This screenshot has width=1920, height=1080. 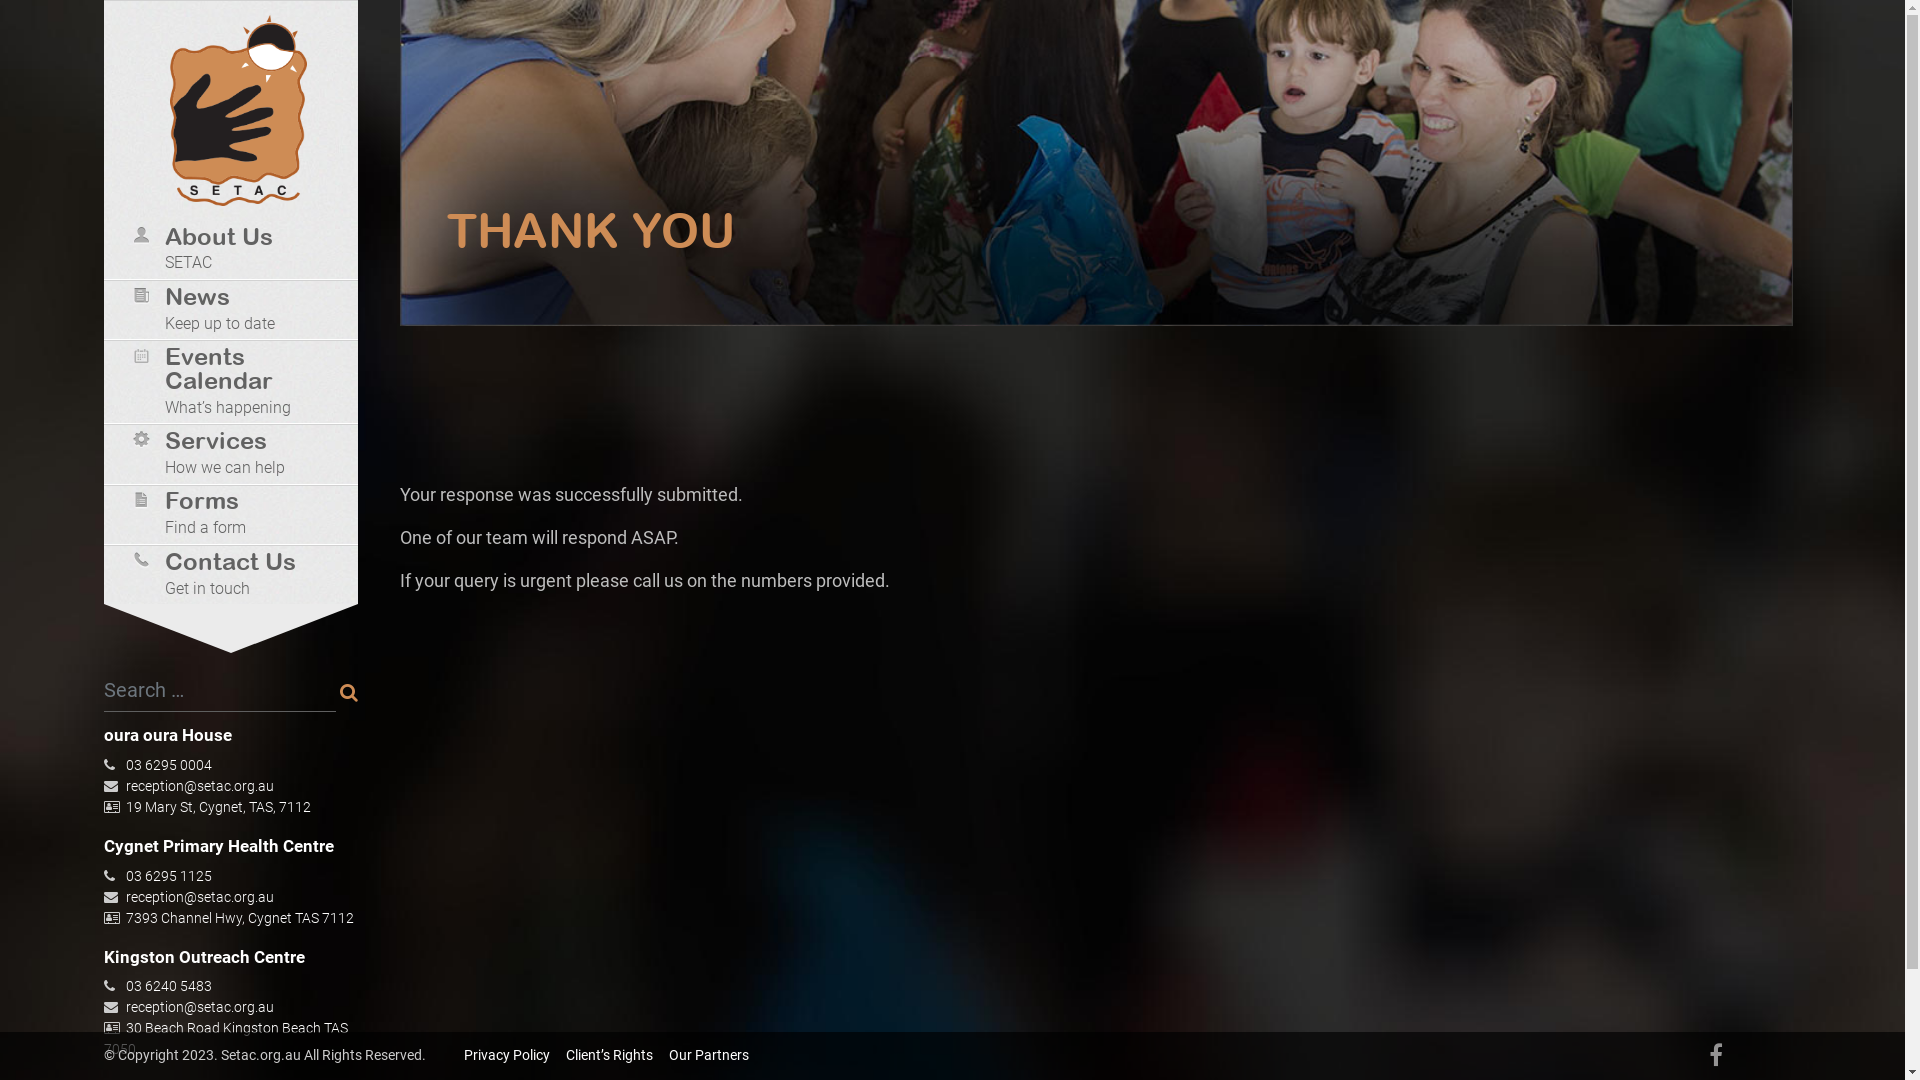 What do you see at coordinates (708, 1054) in the screenshot?
I see `'Our Partners'` at bounding box center [708, 1054].